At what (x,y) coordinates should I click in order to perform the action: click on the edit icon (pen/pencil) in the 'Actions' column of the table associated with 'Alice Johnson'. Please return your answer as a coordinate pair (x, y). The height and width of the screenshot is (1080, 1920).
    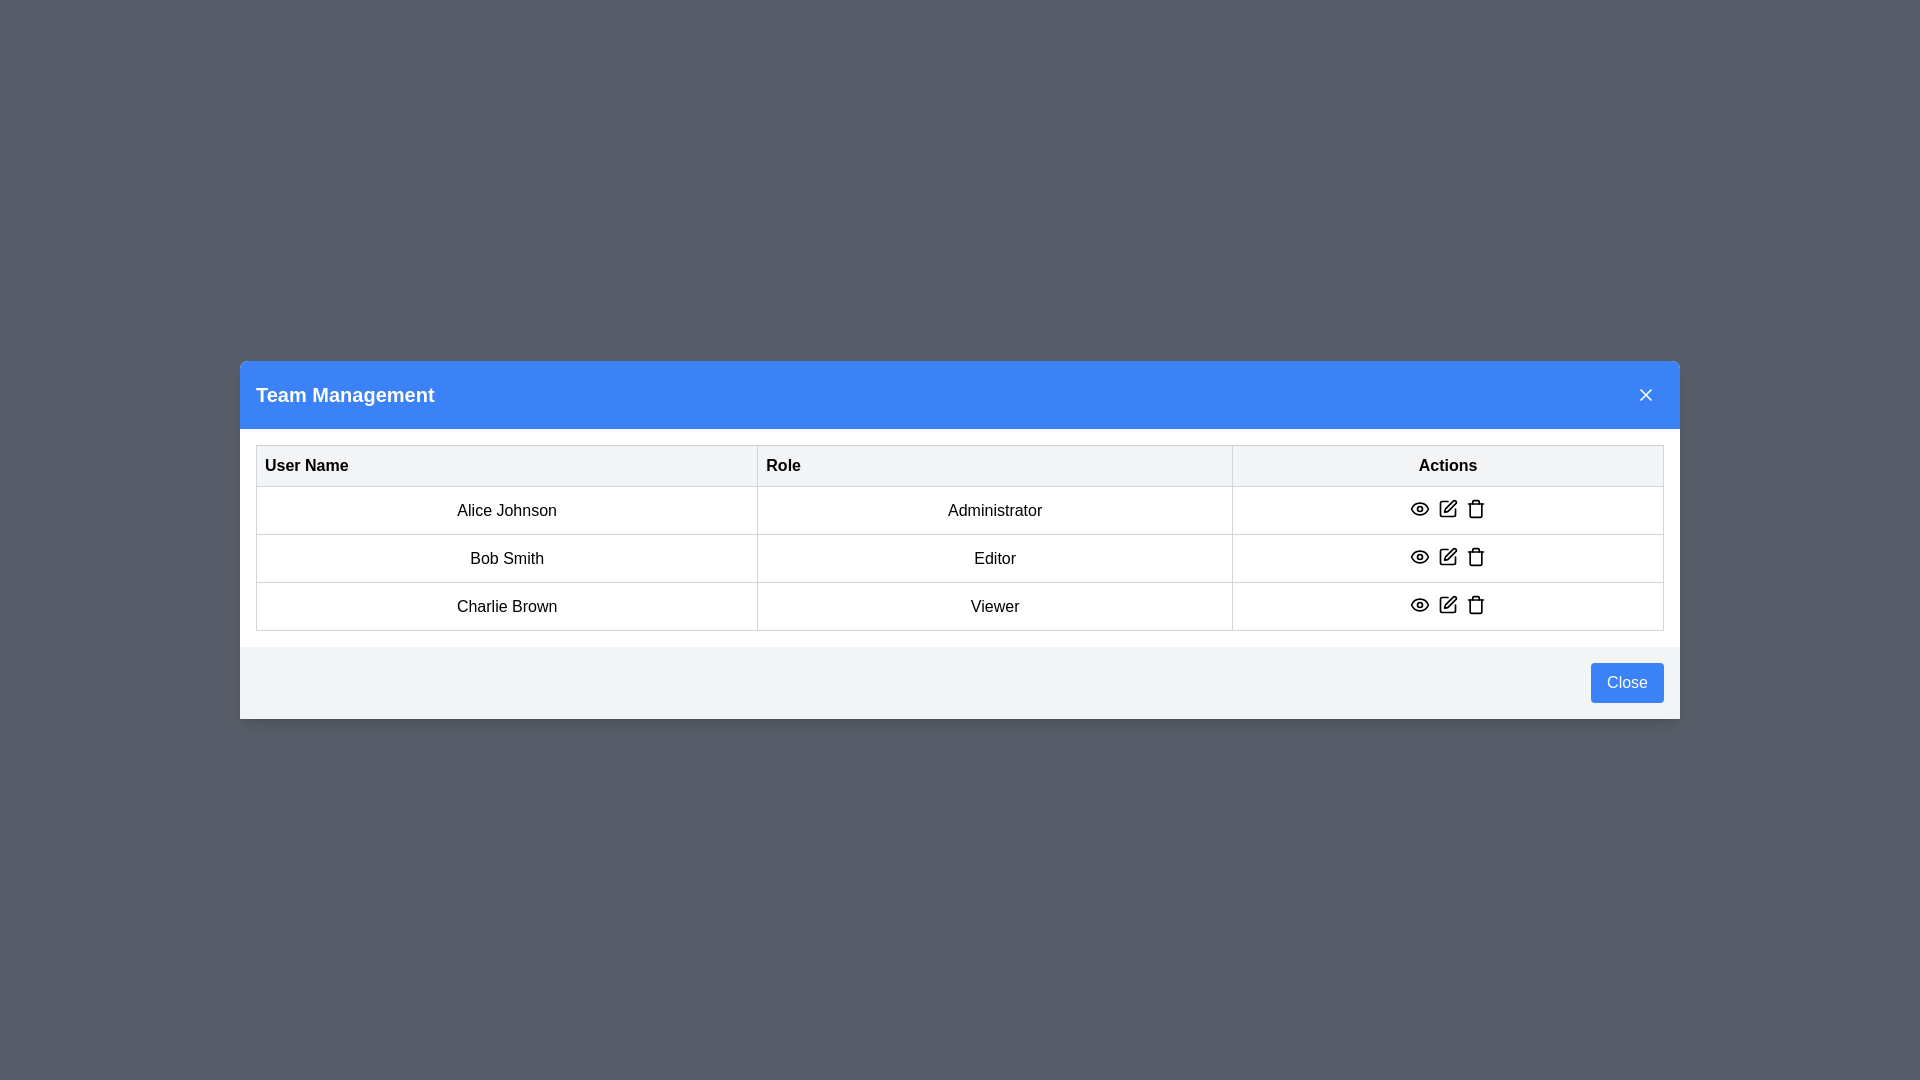
    Looking at the image, I should click on (1450, 505).